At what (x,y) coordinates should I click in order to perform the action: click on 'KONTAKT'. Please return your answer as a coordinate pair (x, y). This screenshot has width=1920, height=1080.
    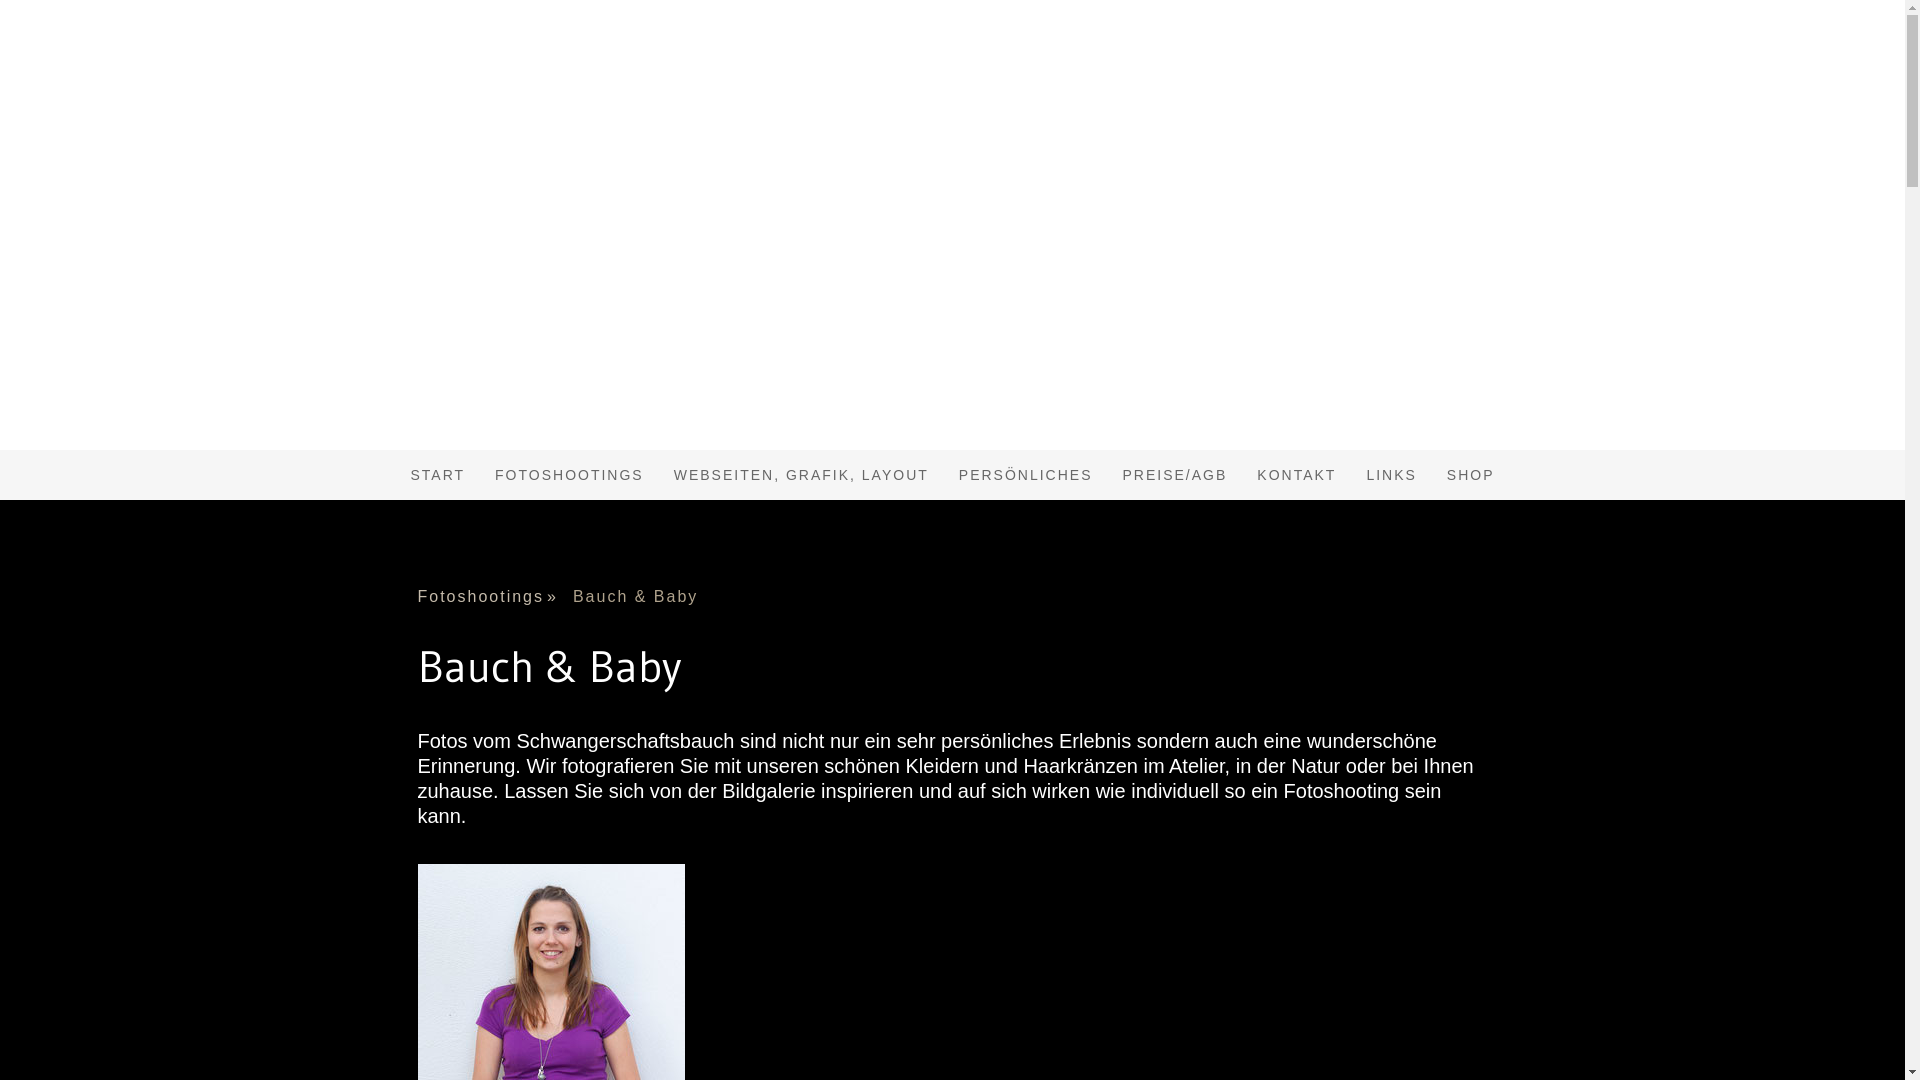
    Looking at the image, I should click on (1296, 474).